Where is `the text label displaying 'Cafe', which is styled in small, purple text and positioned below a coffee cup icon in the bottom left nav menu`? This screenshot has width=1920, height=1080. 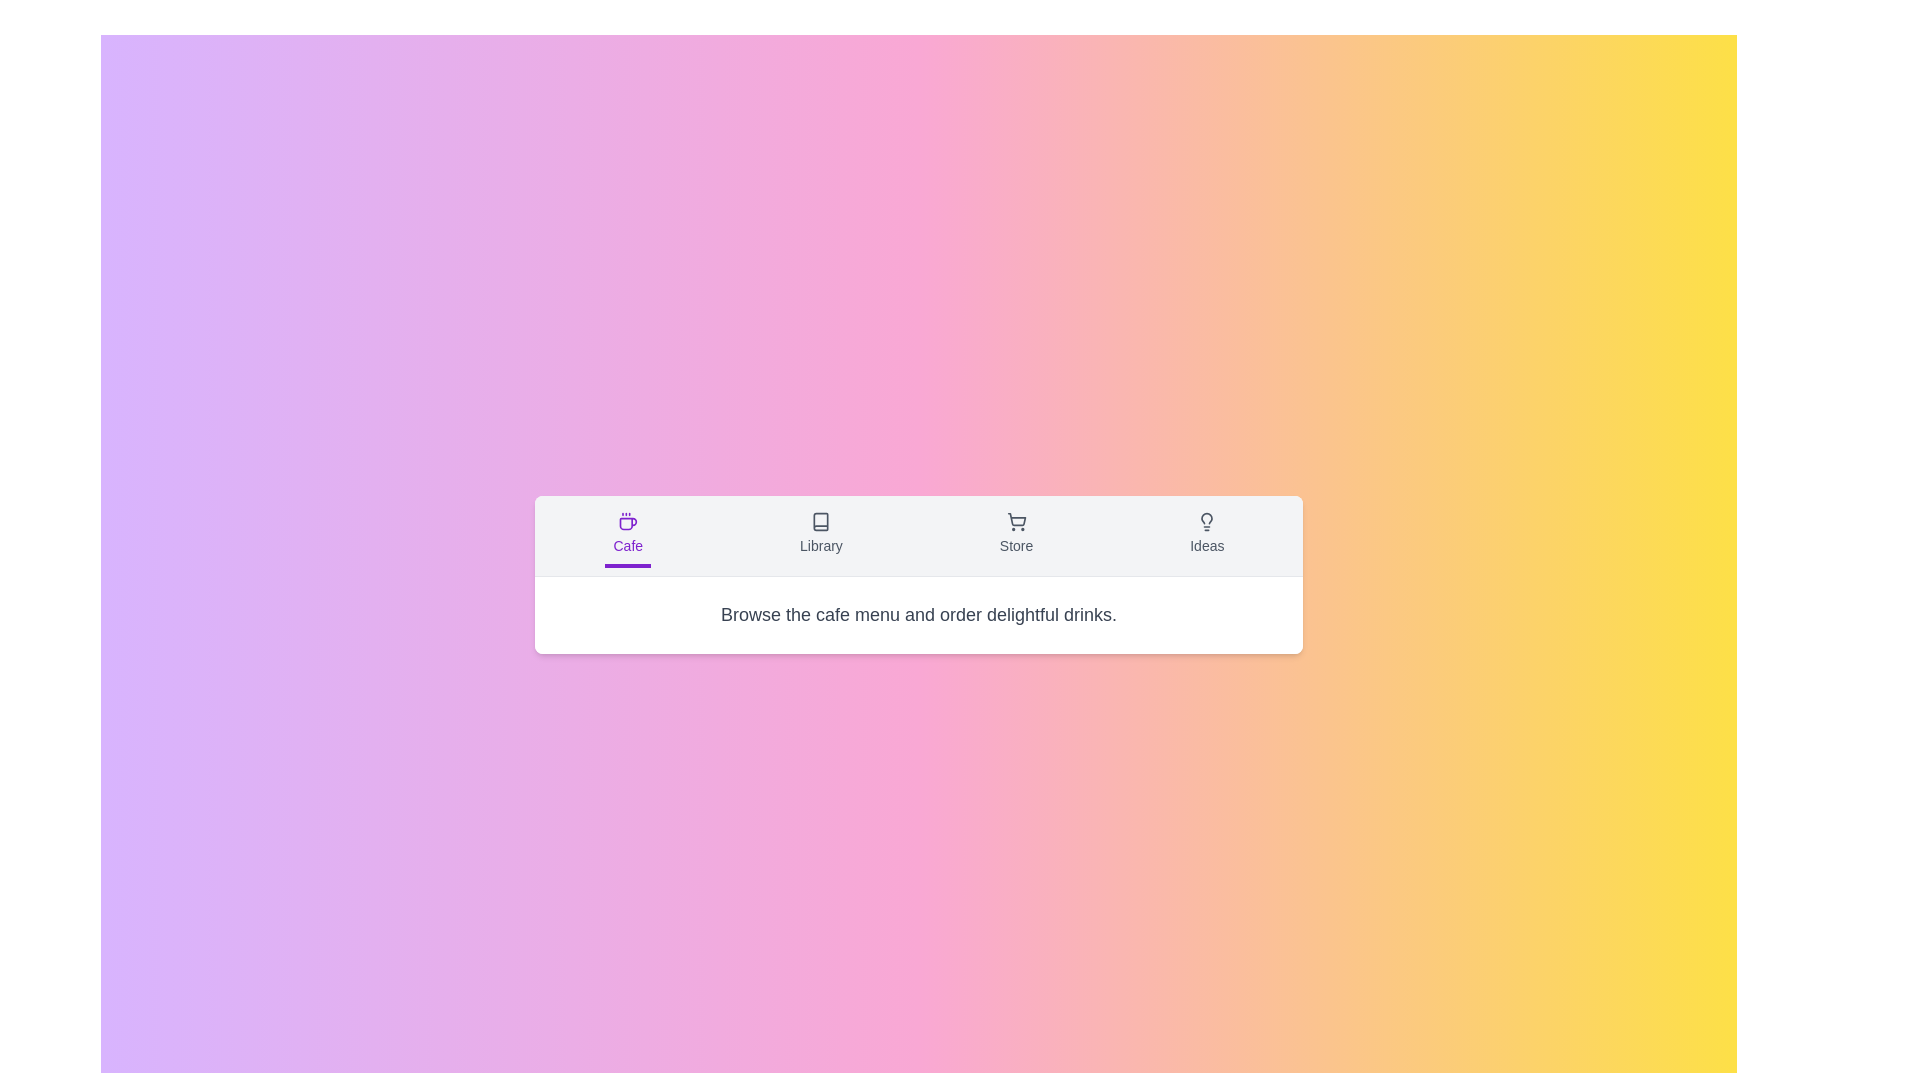
the text label displaying 'Cafe', which is styled in small, purple text and positioned below a coffee cup icon in the bottom left nav menu is located at coordinates (627, 545).